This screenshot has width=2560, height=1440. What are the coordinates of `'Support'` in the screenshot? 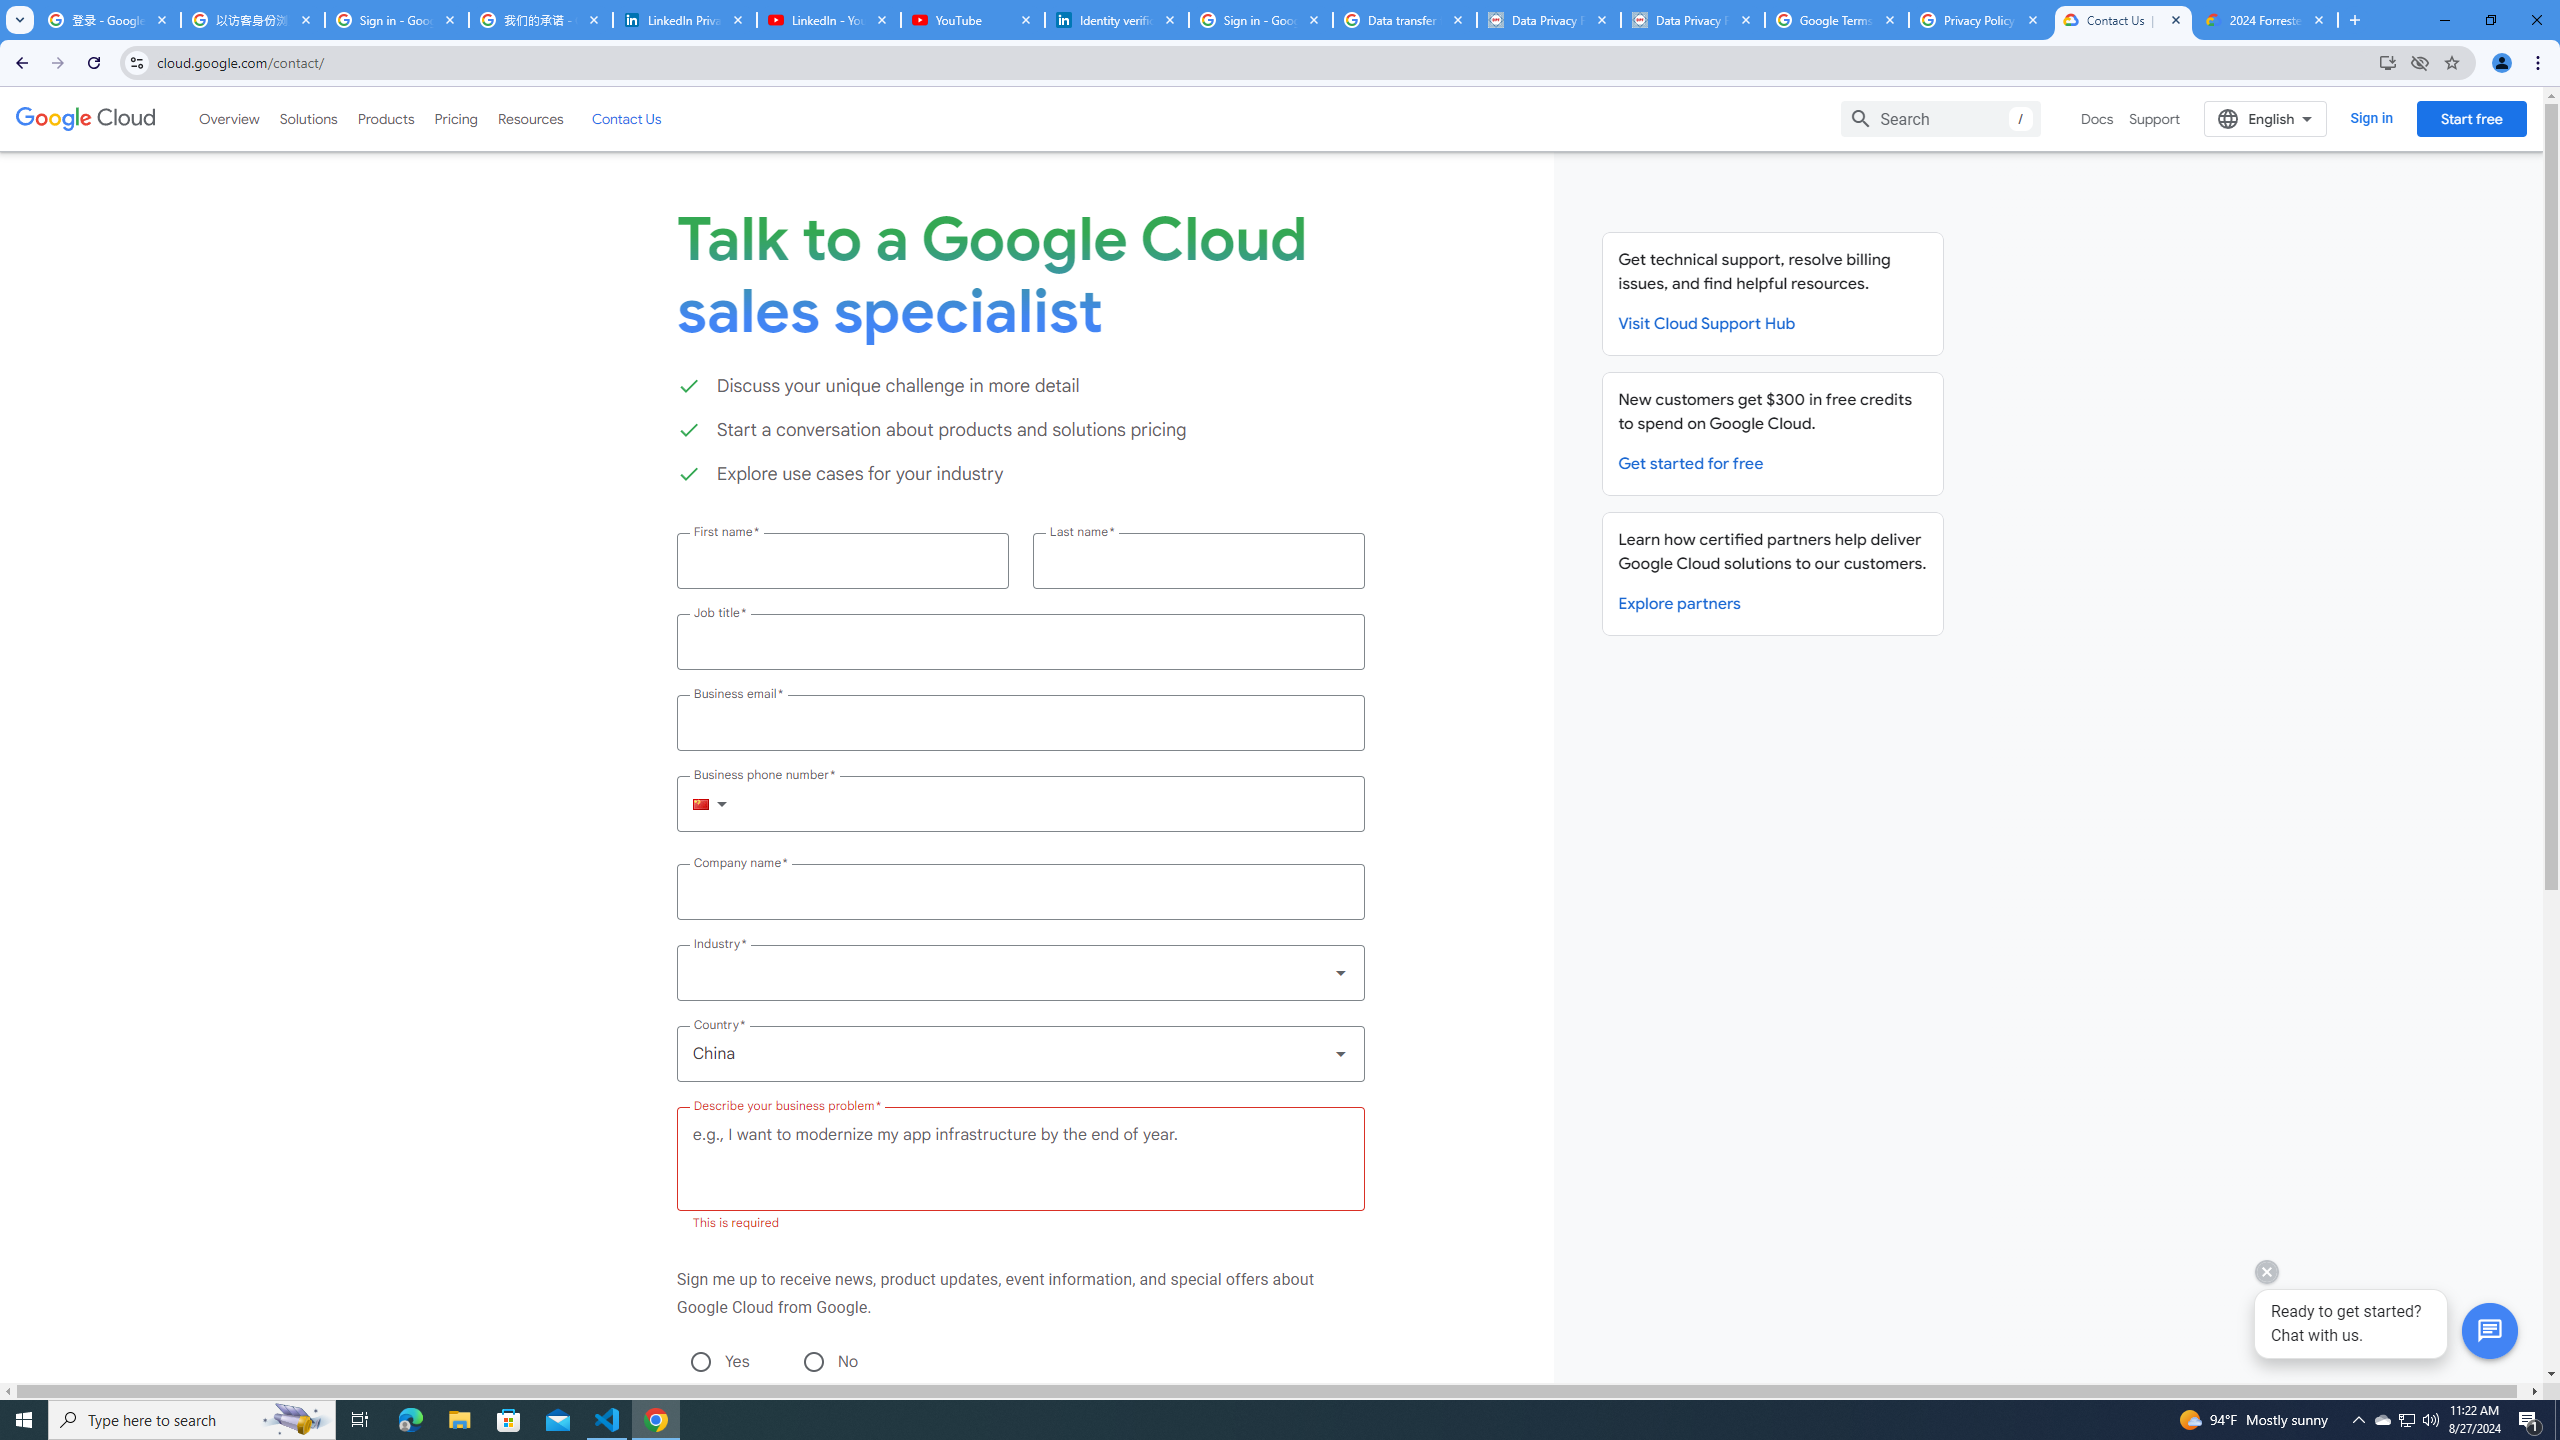 It's located at (2155, 118).